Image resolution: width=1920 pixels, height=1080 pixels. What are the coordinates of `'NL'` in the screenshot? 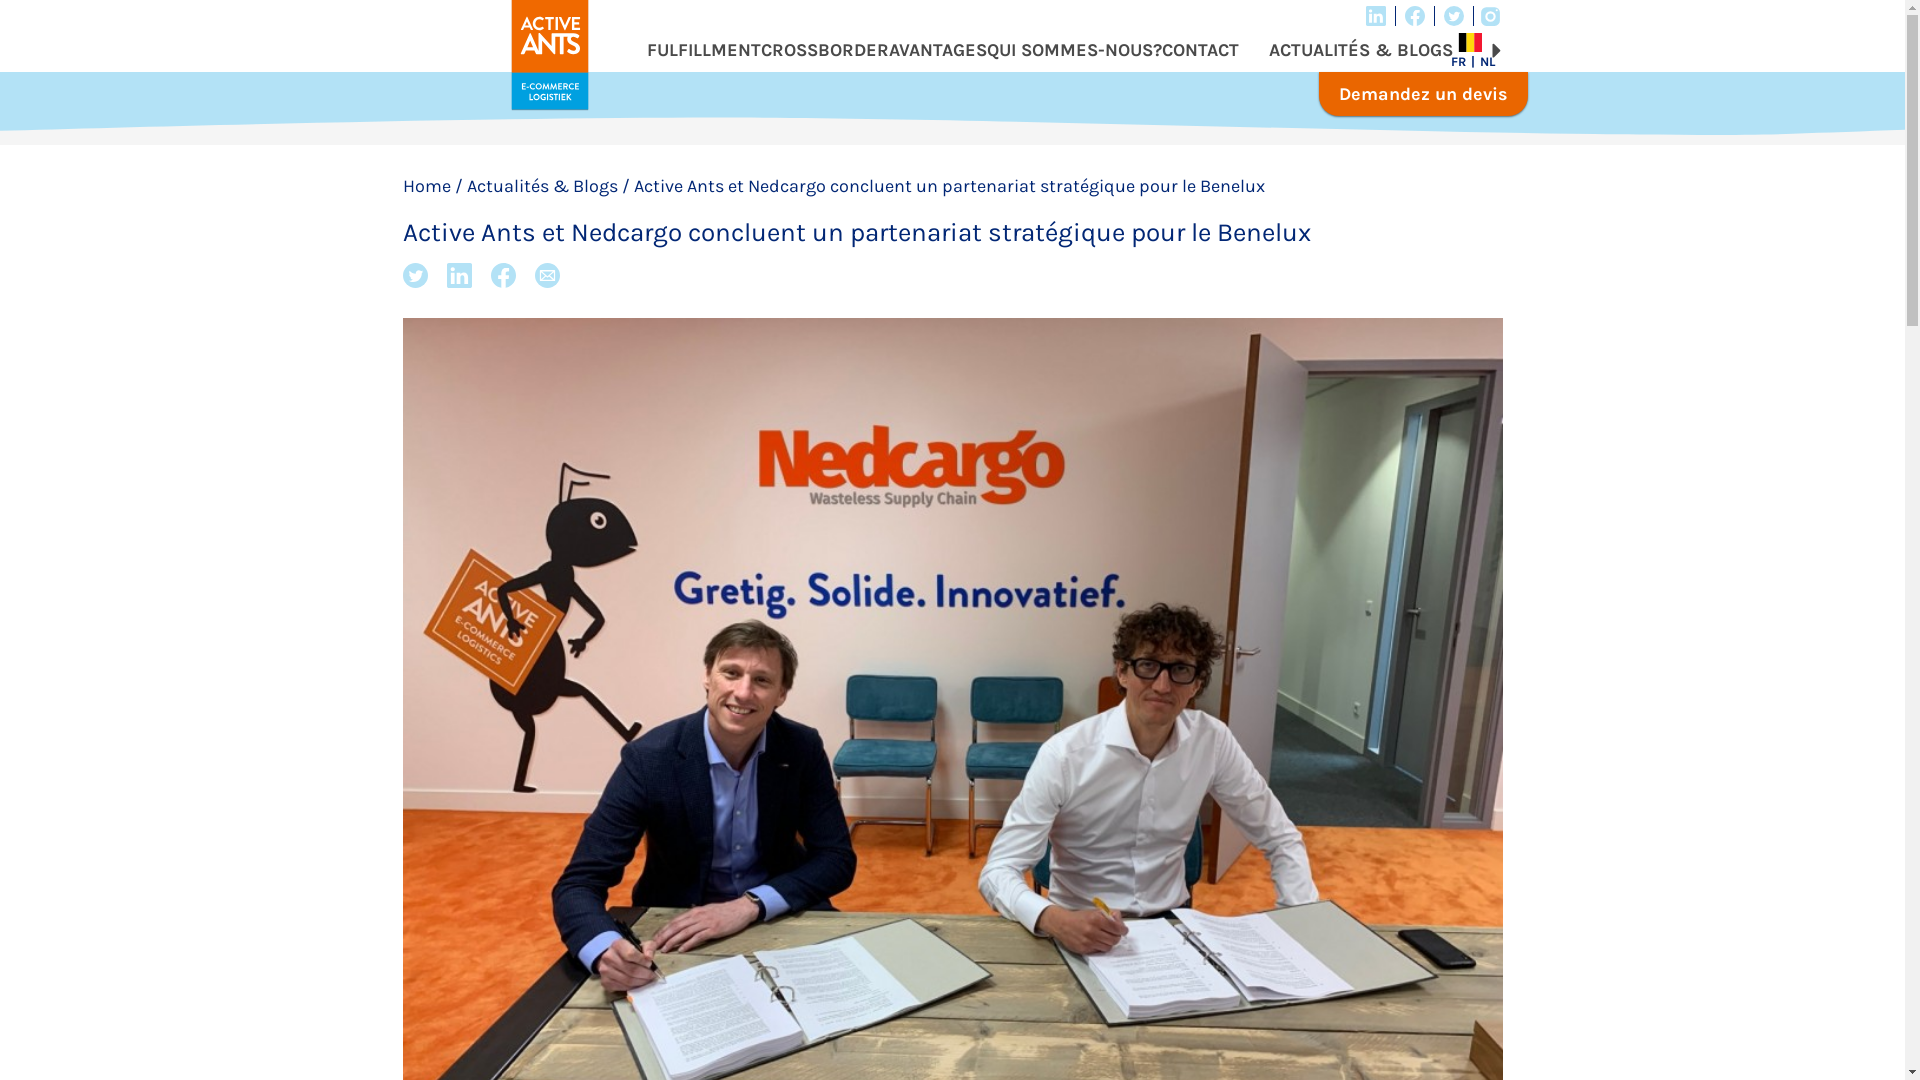 It's located at (1487, 61).